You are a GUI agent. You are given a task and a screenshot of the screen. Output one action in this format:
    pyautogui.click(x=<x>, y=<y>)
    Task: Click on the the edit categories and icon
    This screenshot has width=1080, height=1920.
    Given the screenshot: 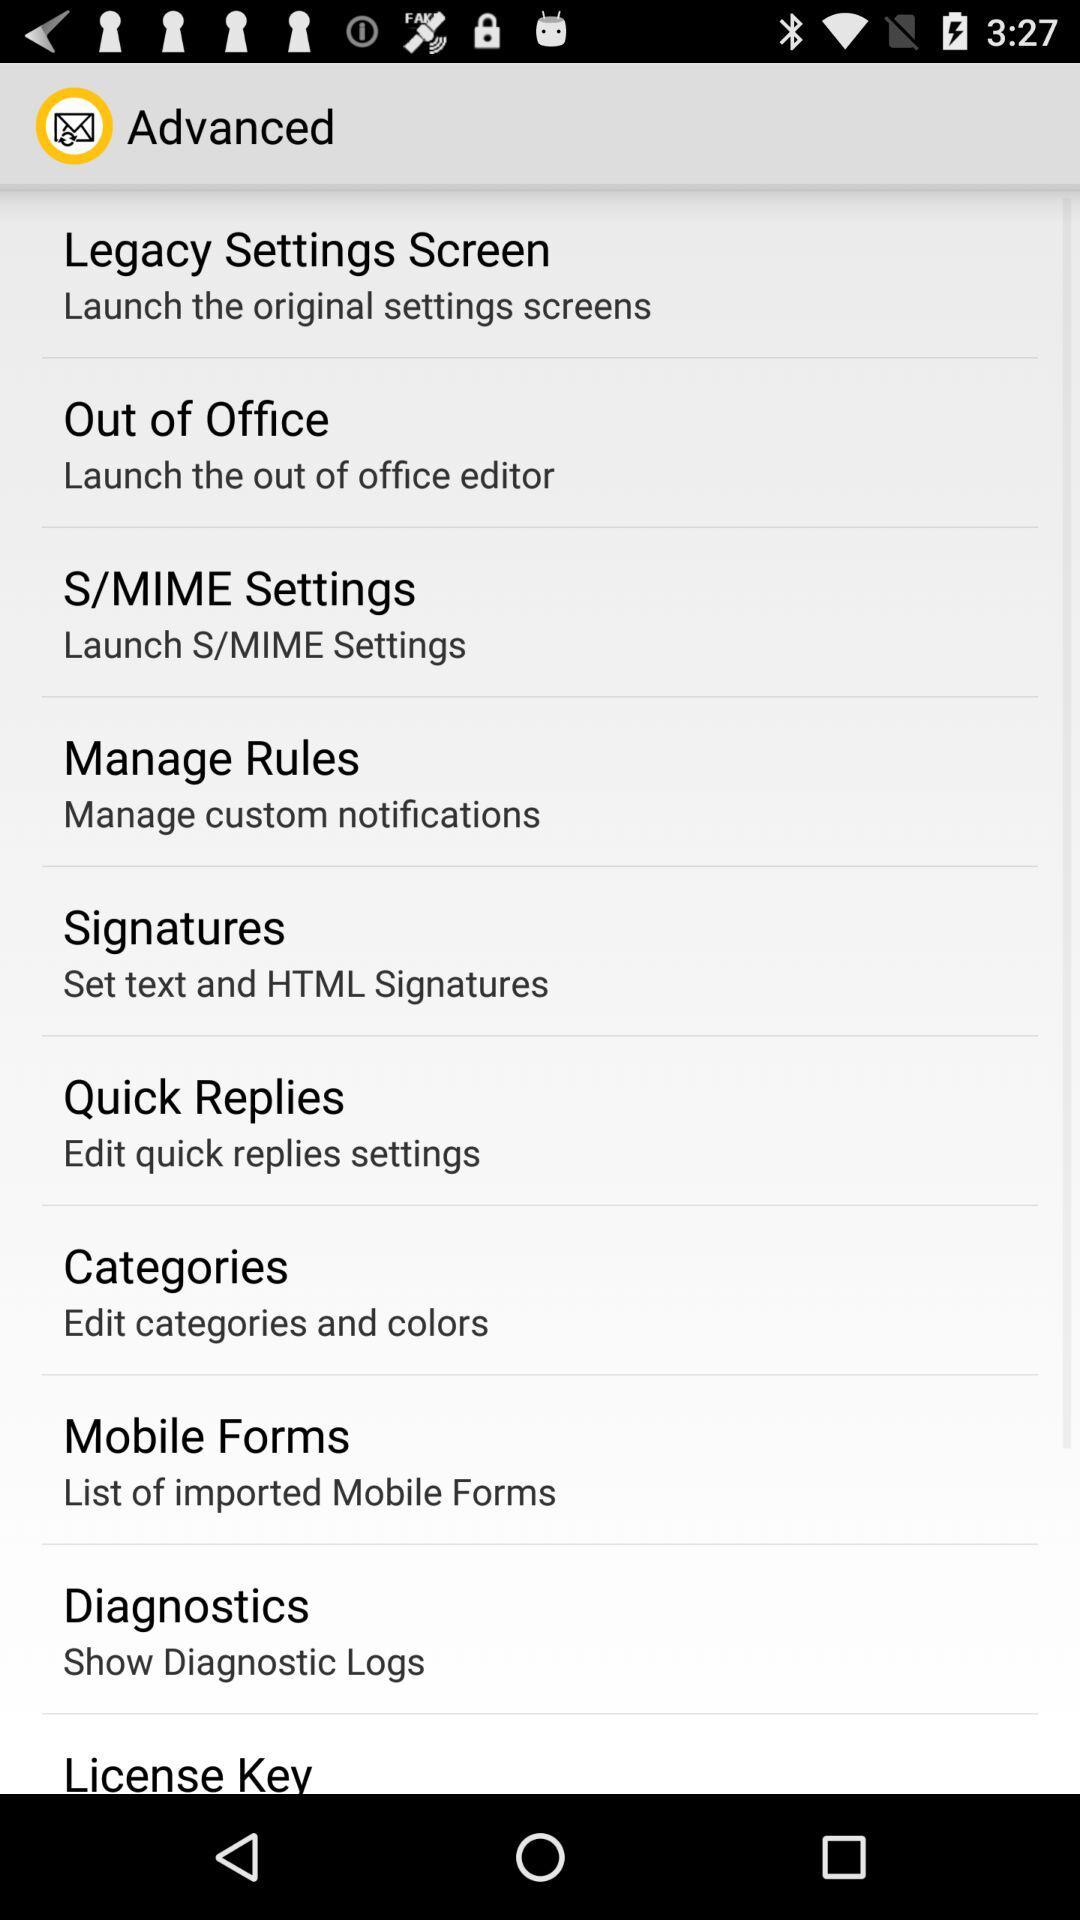 What is the action you would take?
    pyautogui.click(x=276, y=1321)
    